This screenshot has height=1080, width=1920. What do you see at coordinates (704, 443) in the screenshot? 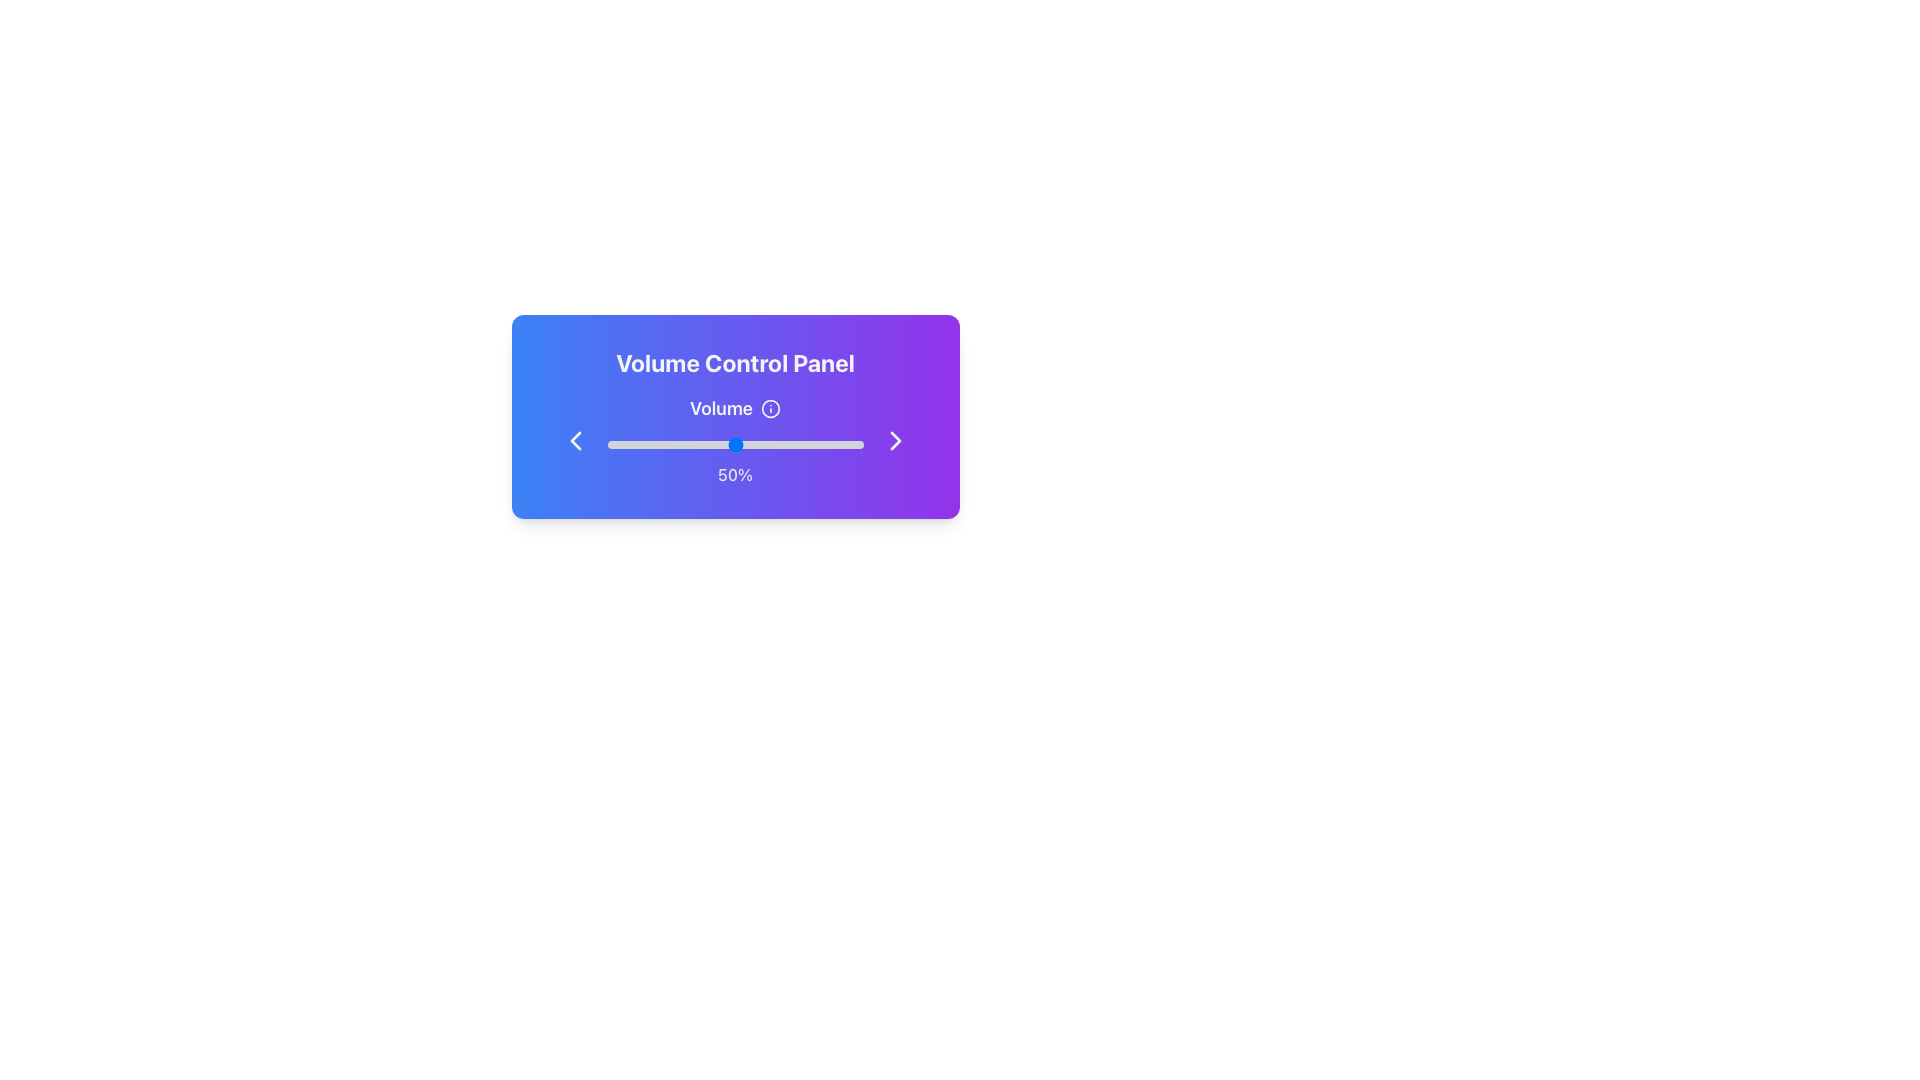
I see `the volume level` at bounding box center [704, 443].